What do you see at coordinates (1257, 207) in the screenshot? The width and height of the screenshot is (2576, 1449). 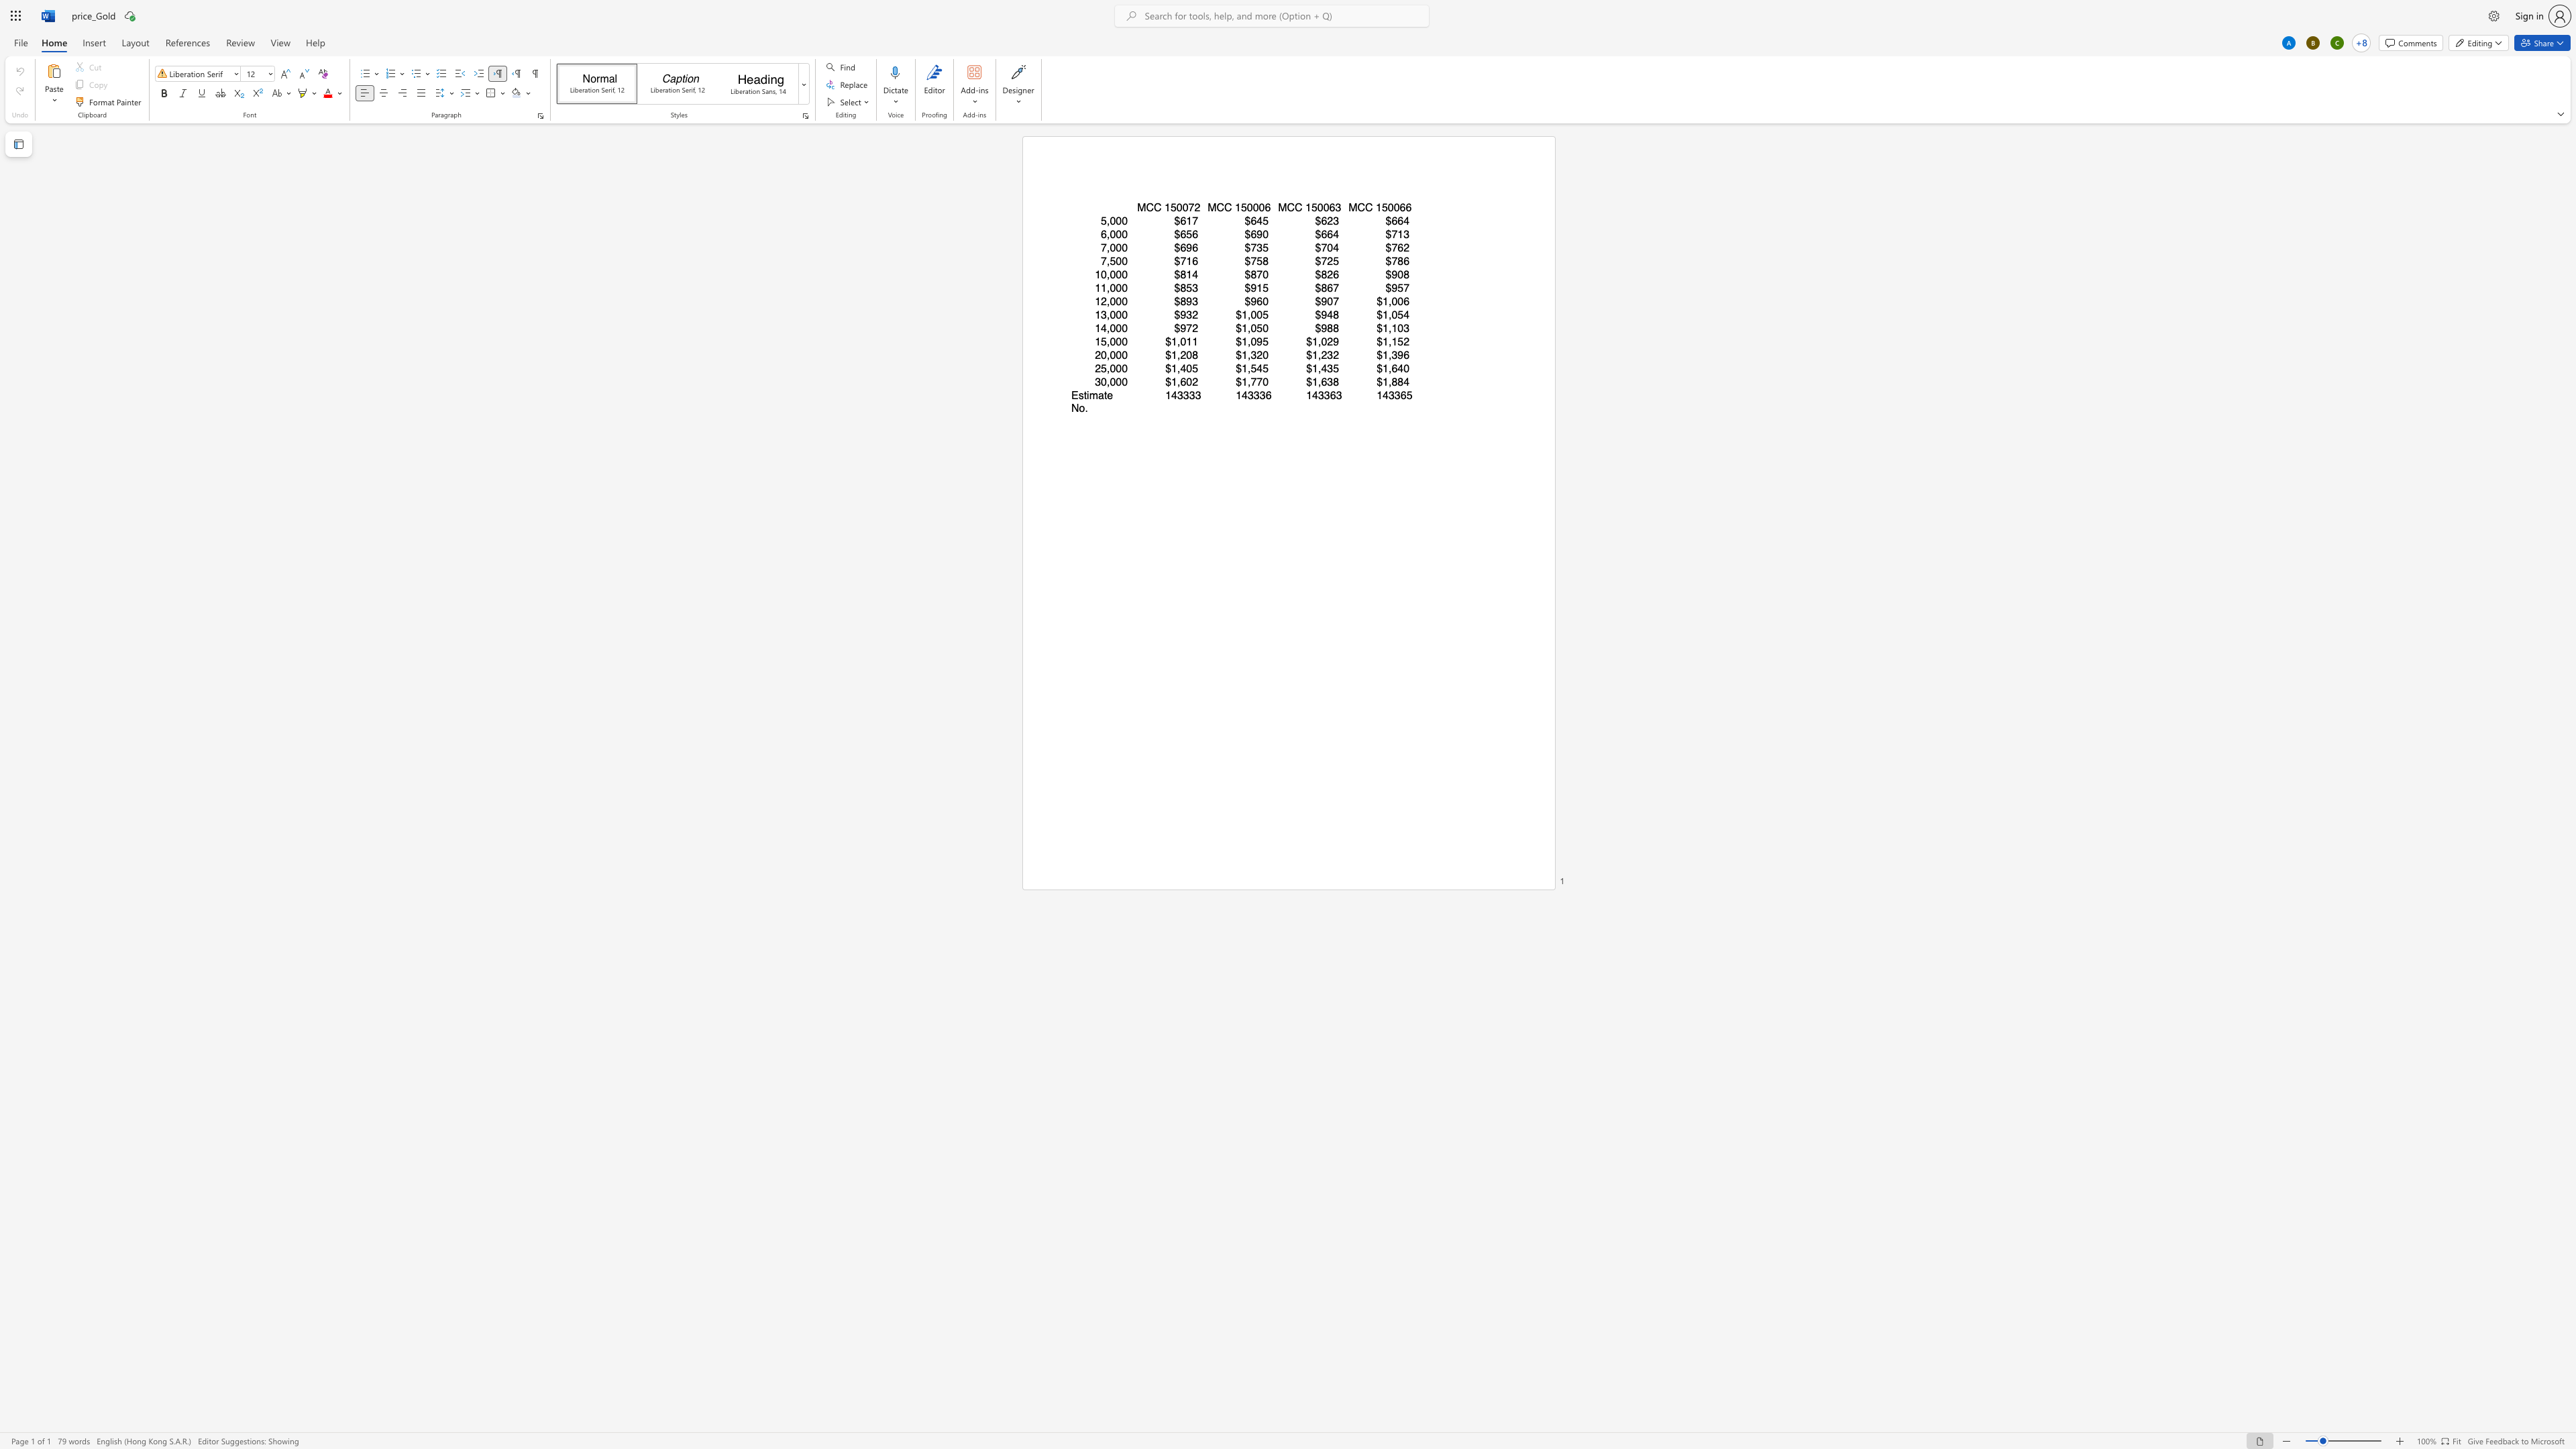 I see `the space between the continuous character "0" and "0" in the text` at bounding box center [1257, 207].